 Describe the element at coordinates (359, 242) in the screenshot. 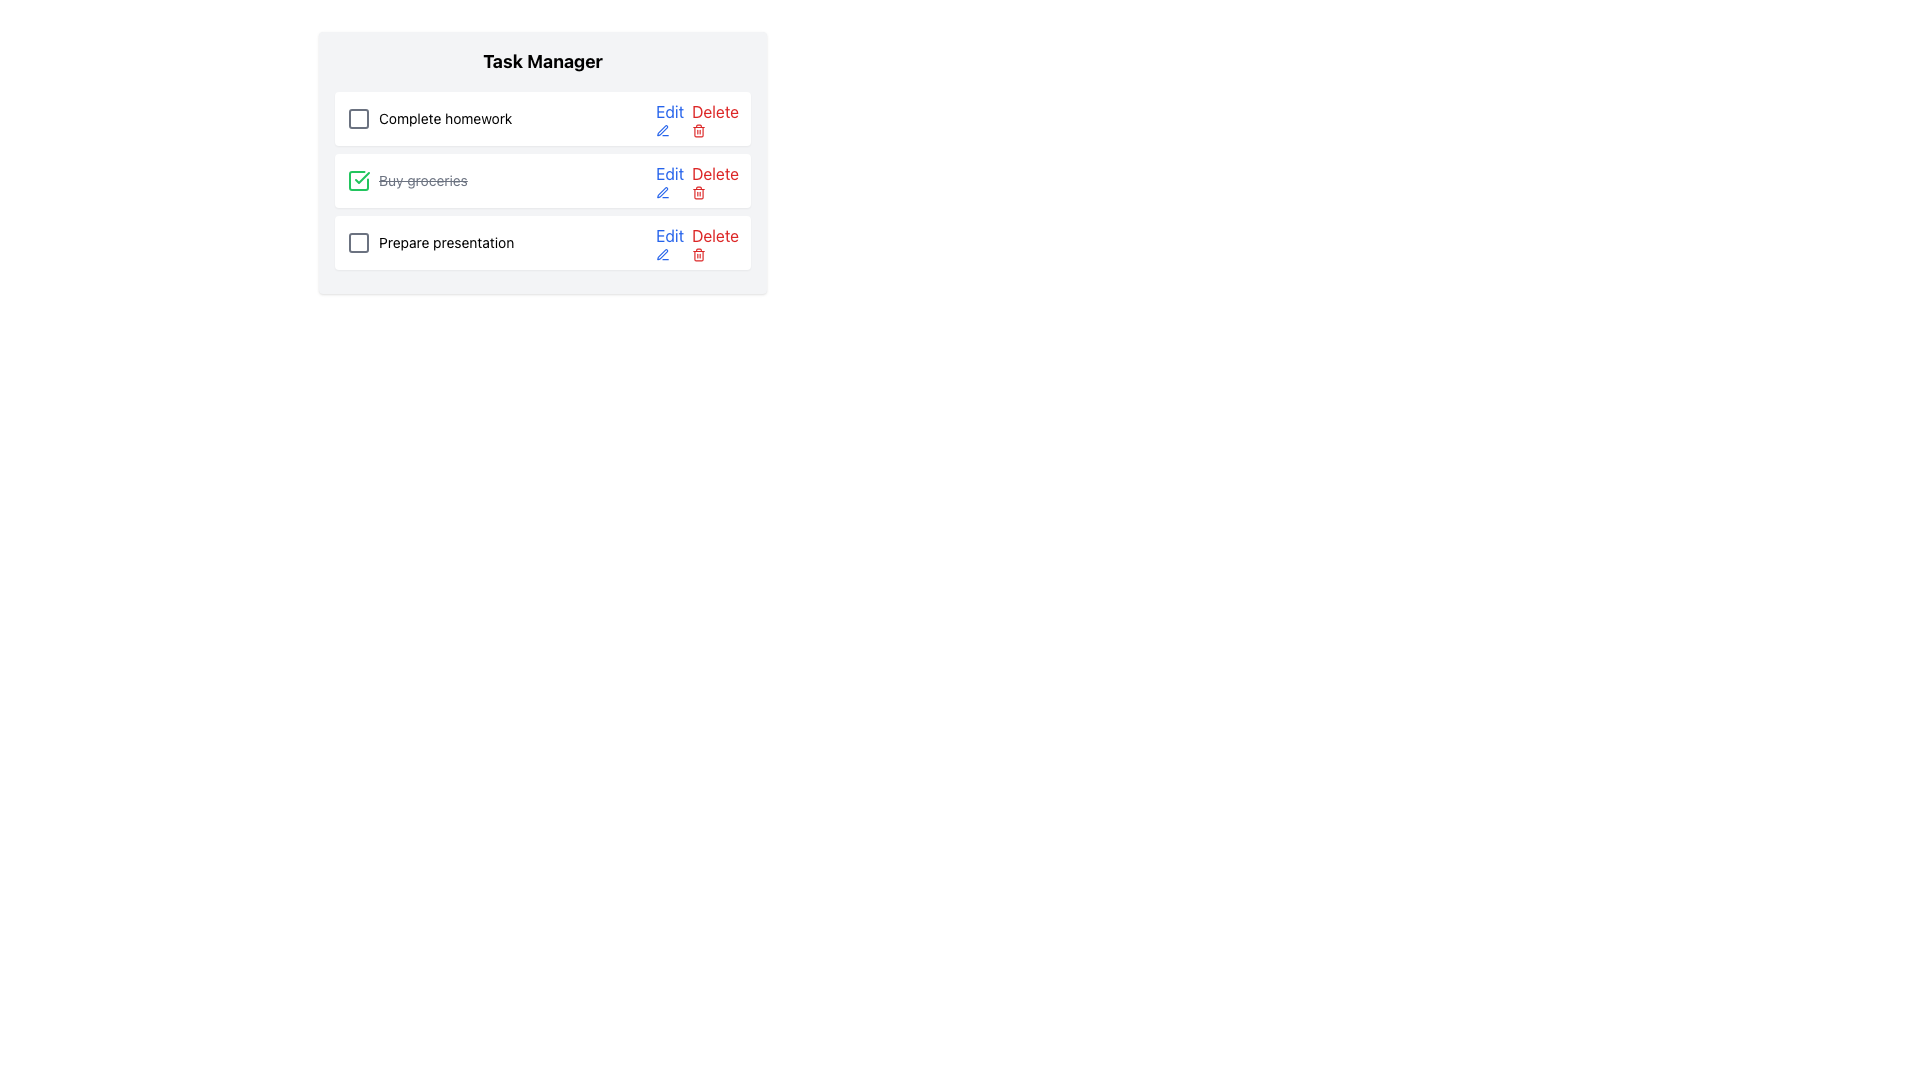

I see `the Square indicator or checkbox associated with the 'Prepare presentation' task, located at the beginning of its row` at that location.